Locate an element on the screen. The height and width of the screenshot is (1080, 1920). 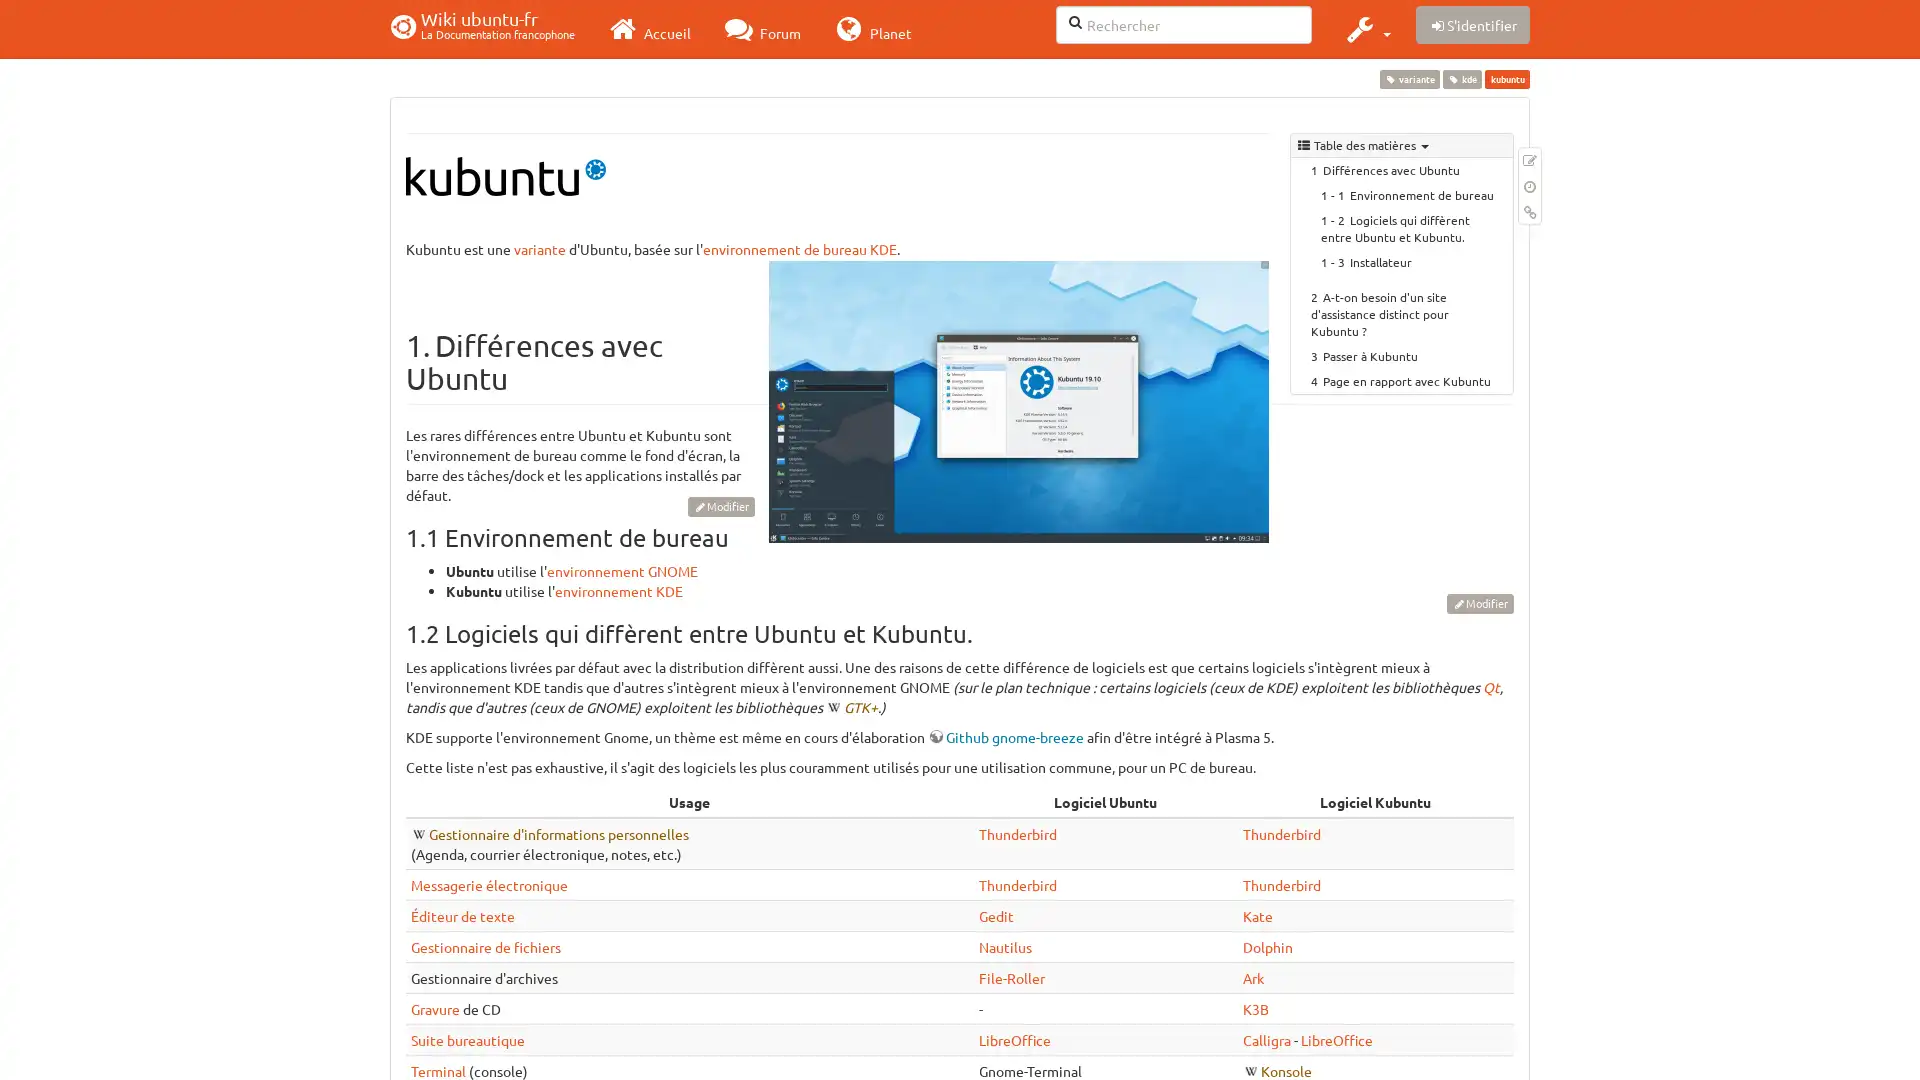
Modifier is located at coordinates (1479, 601).